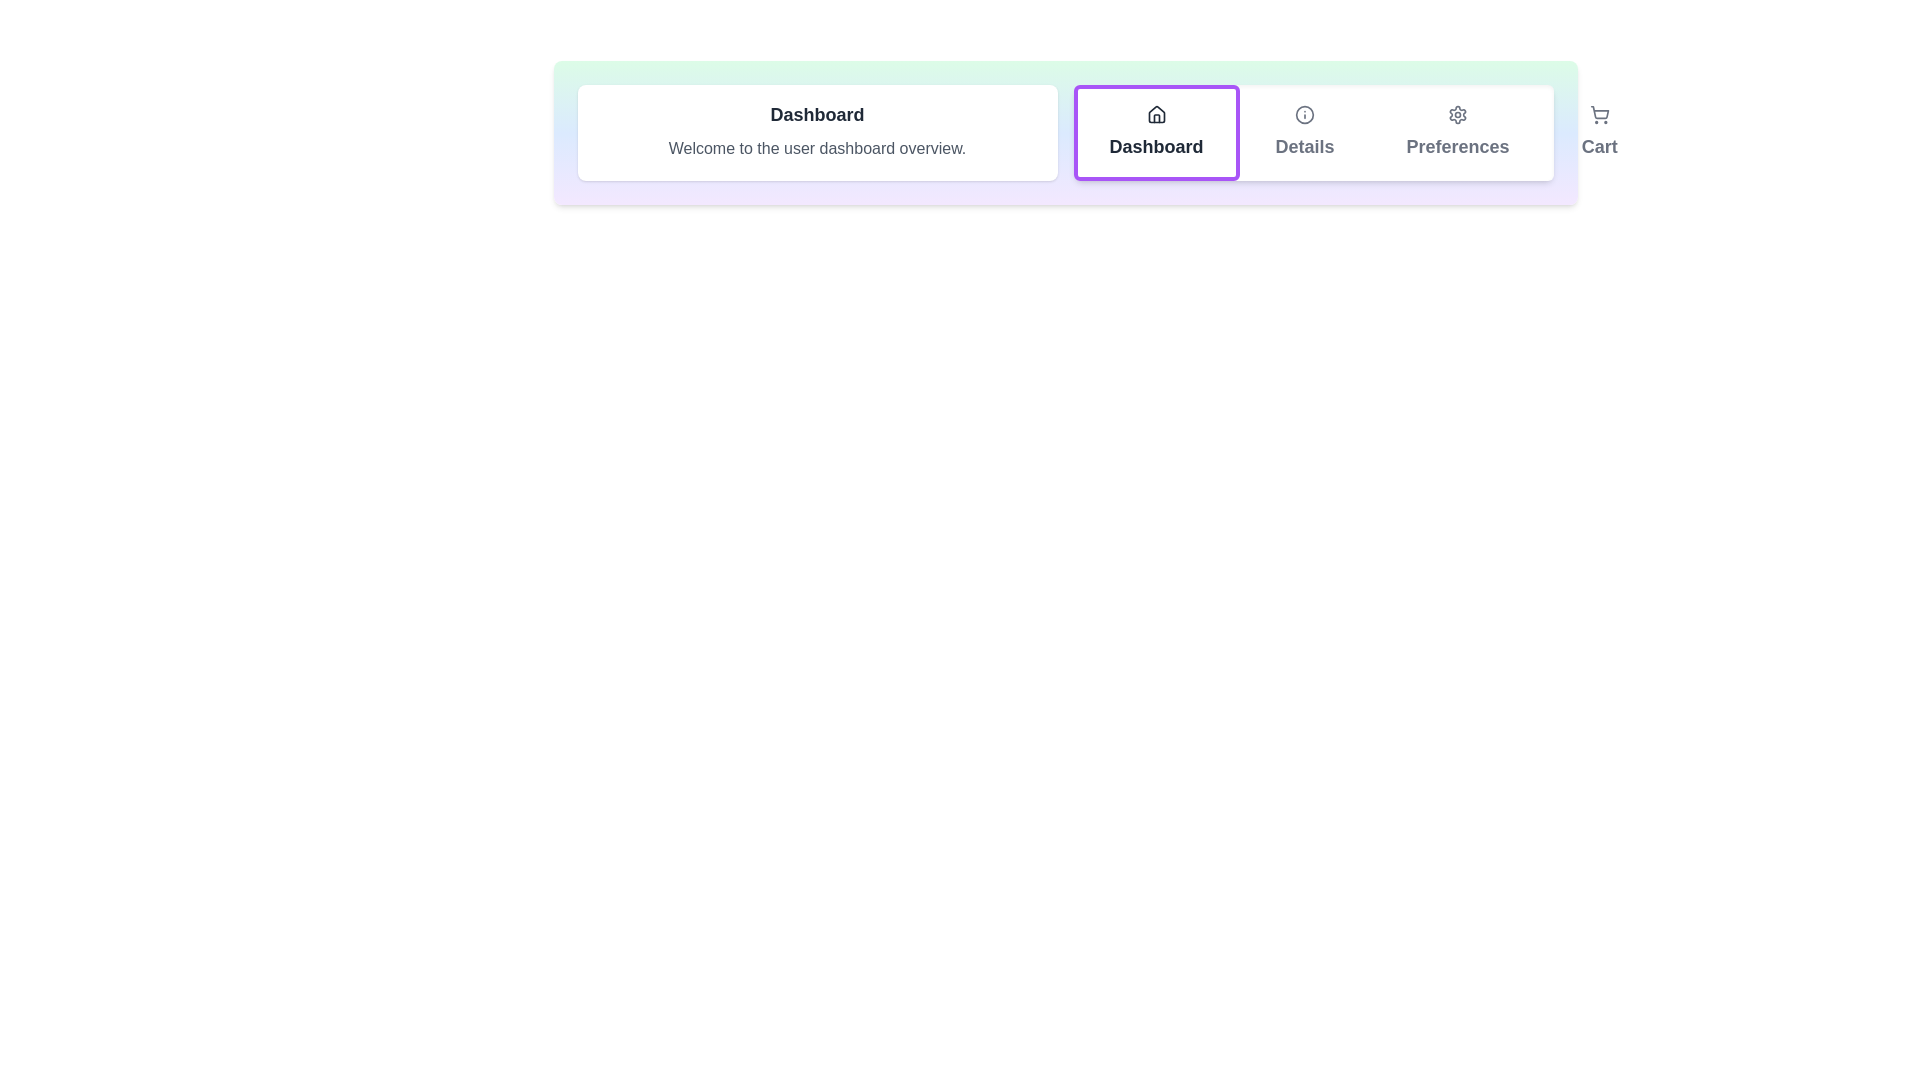 The image size is (1920, 1080). What do you see at coordinates (1458, 132) in the screenshot?
I see `the tab corresponding to Preferences` at bounding box center [1458, 132].